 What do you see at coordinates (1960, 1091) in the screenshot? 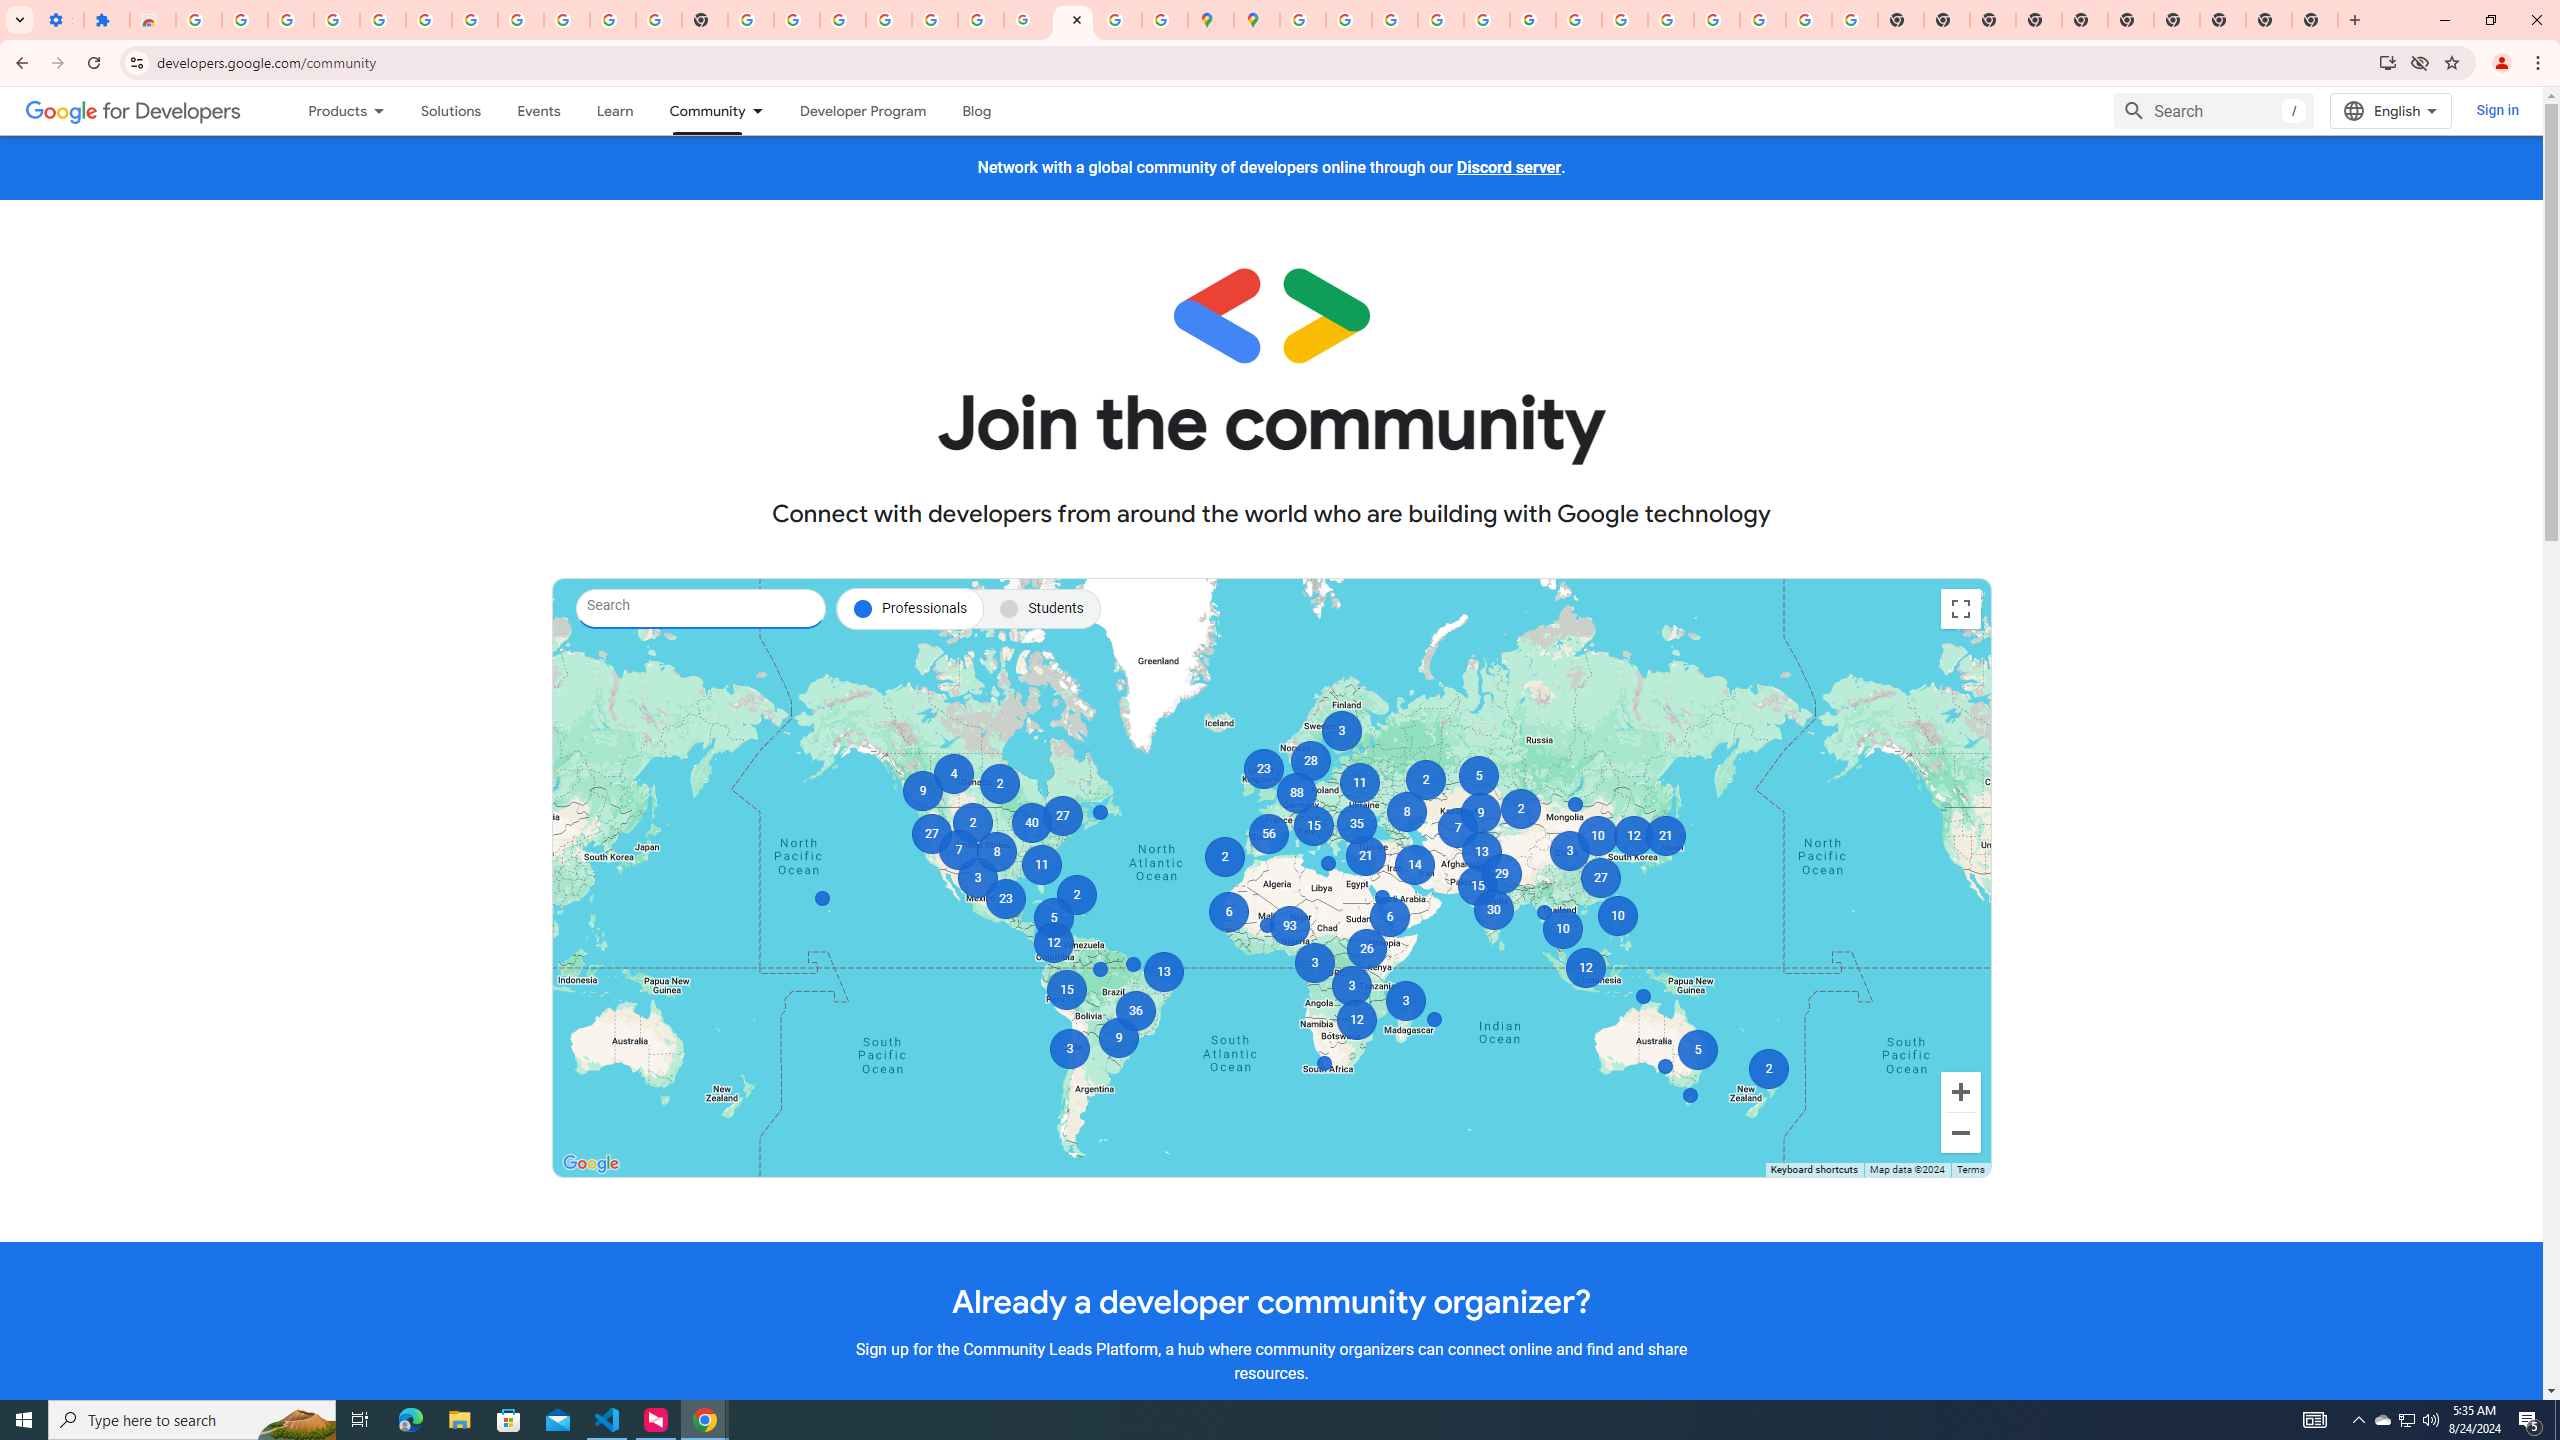
I see `'Zoom in'` at bounding box center [1960, 1091].